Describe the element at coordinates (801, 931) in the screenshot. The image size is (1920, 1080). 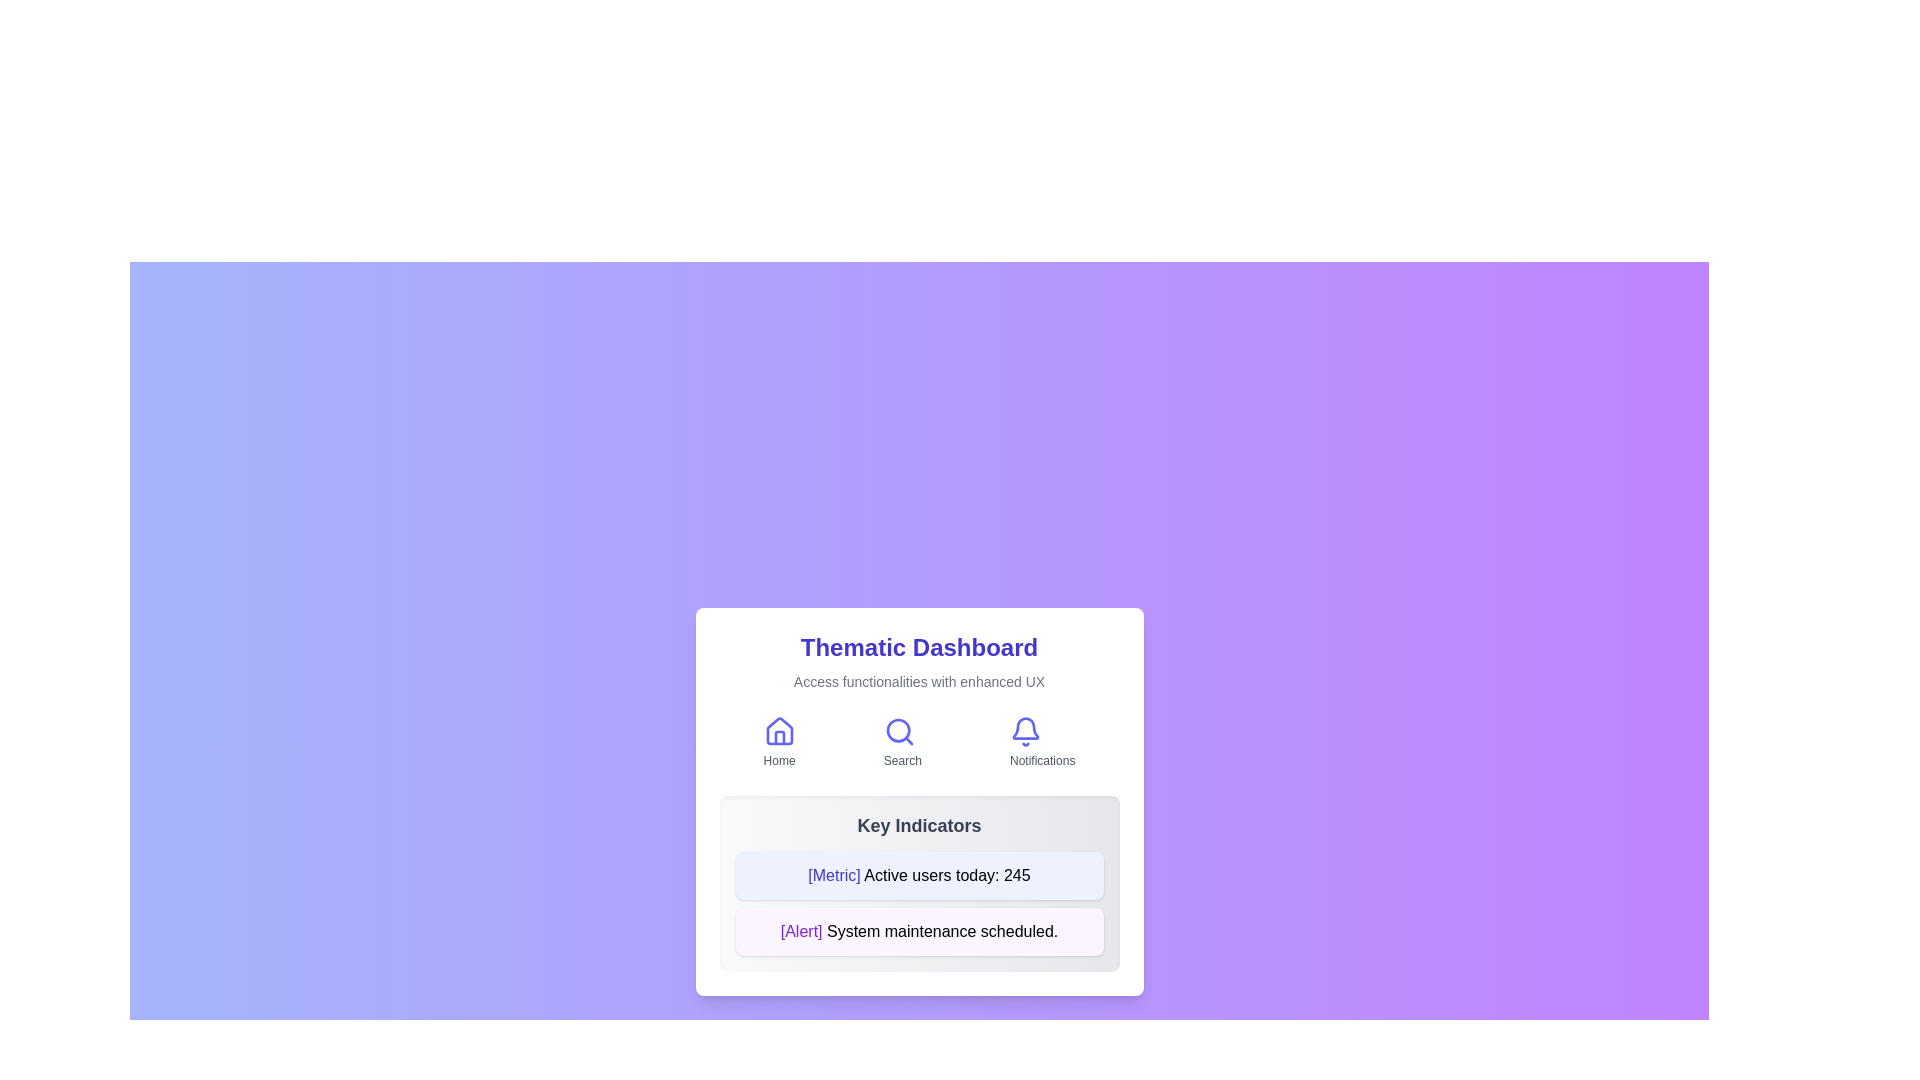
I see `message from the '[Alert]' text indicator, which is styled in purple and located at the beginning of a notification message inside a light purple rounded box near the bottom of the dashboard interface` at that location.